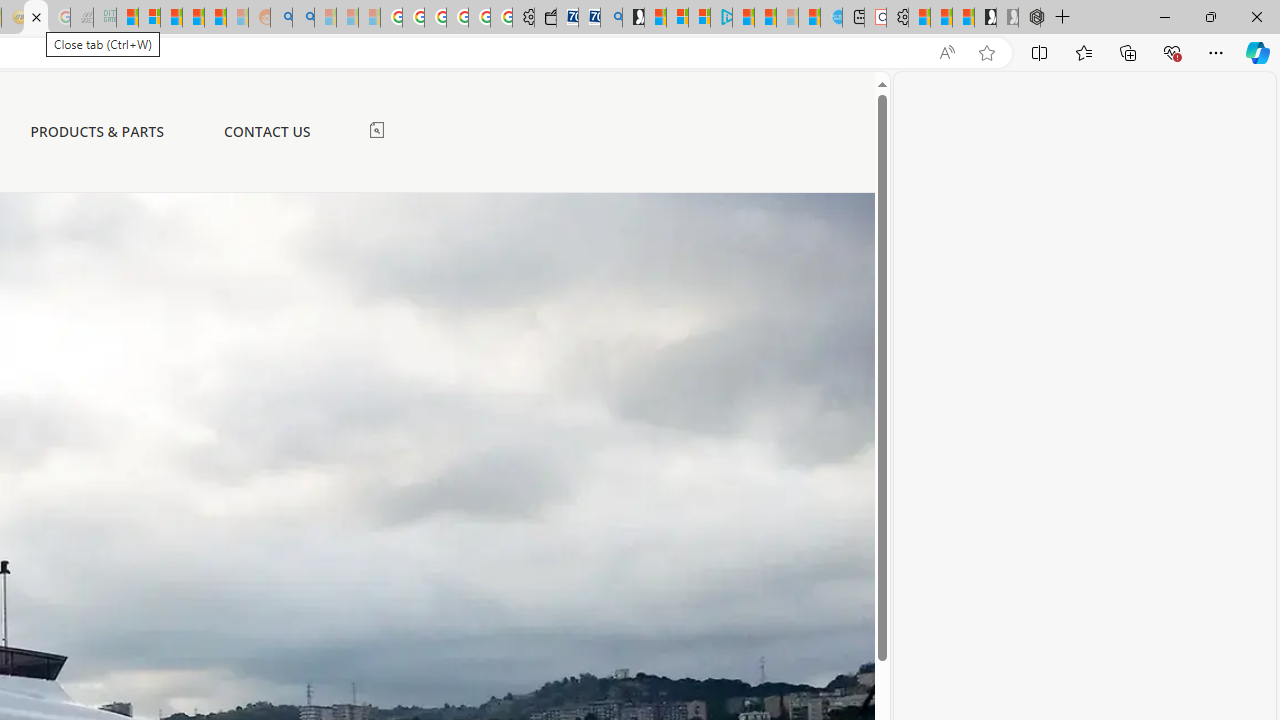 This screenshot has width=1280, height=720. What do you see at coordinates (302, 17) in the screenshot?
I see `'Utah sues federal government - Search'` at bounding box center [302, 17].